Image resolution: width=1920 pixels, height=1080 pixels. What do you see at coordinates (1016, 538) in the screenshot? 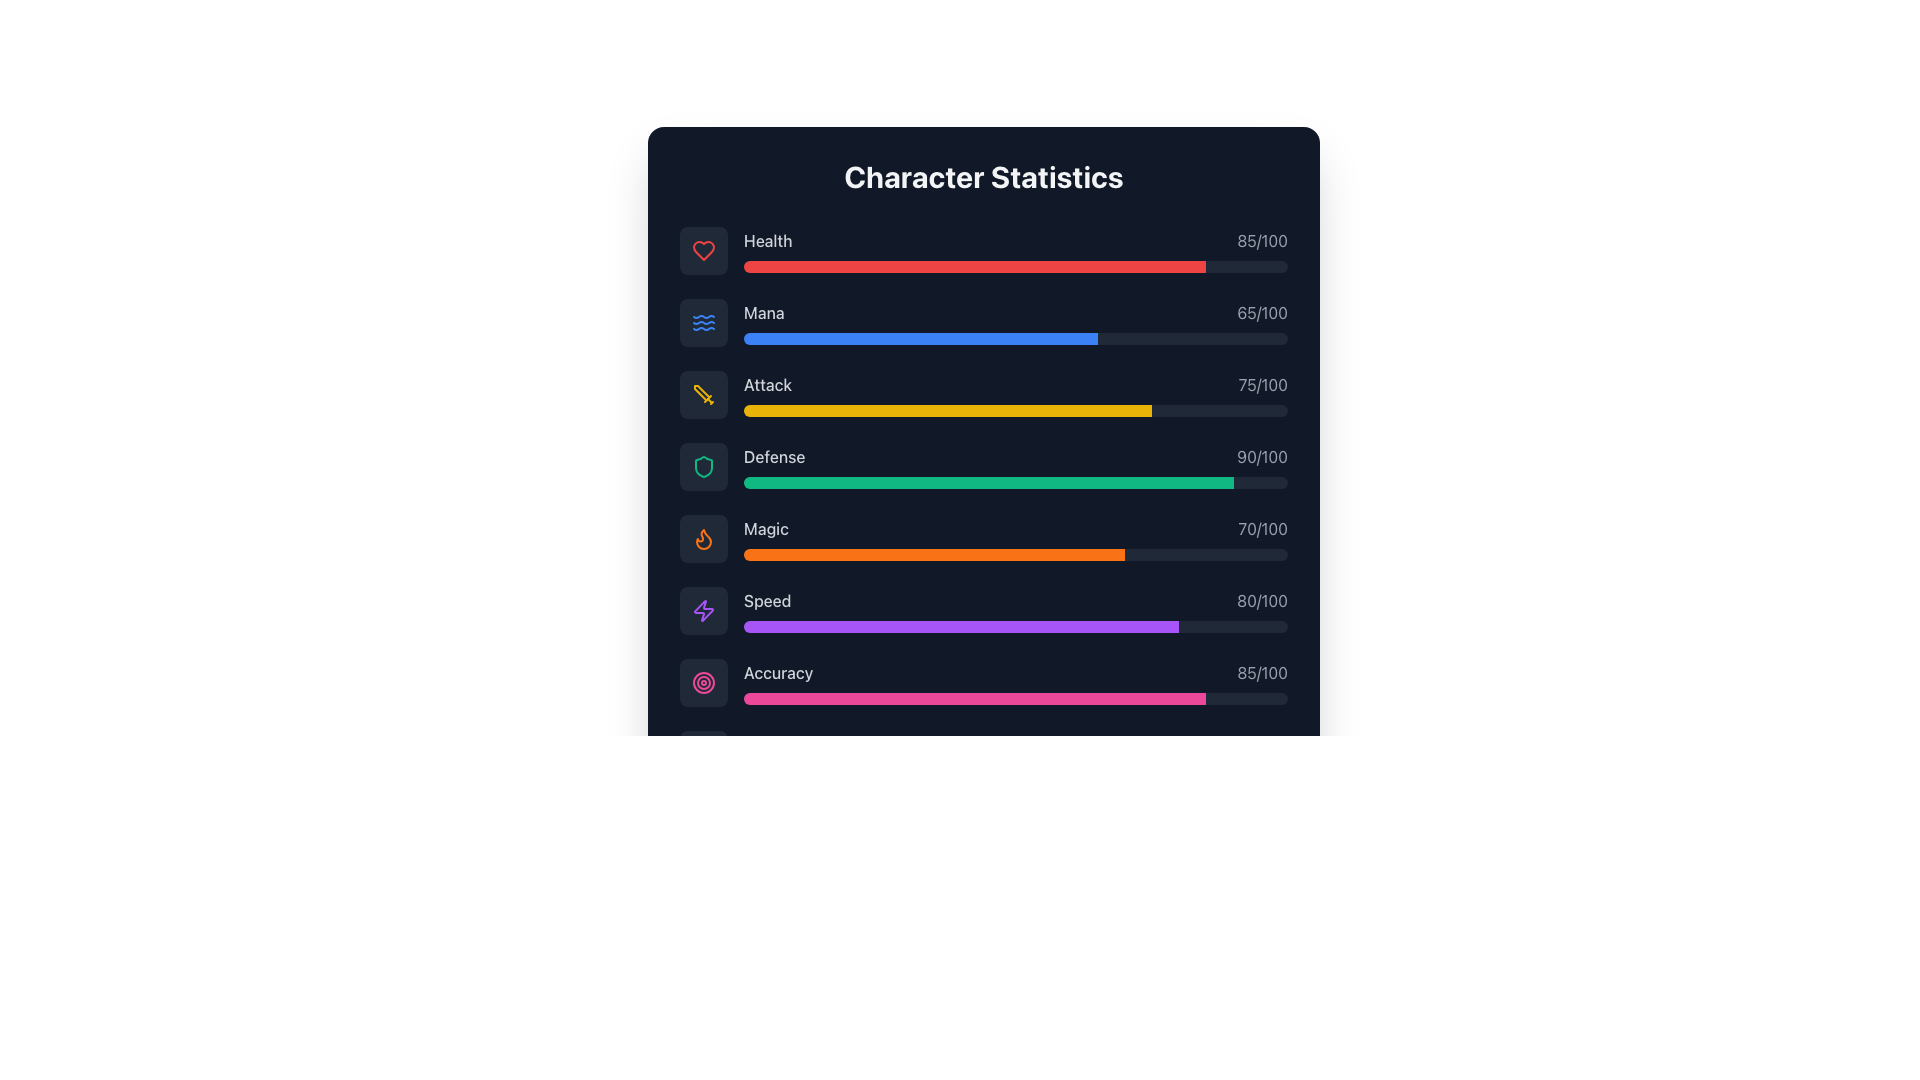
I see `associated texts of the 'Magic' progress bar located in the 'Character Statistics' section, which is the fifth entry in a vertical list of progress bars` at bounding box center [1016, 538].